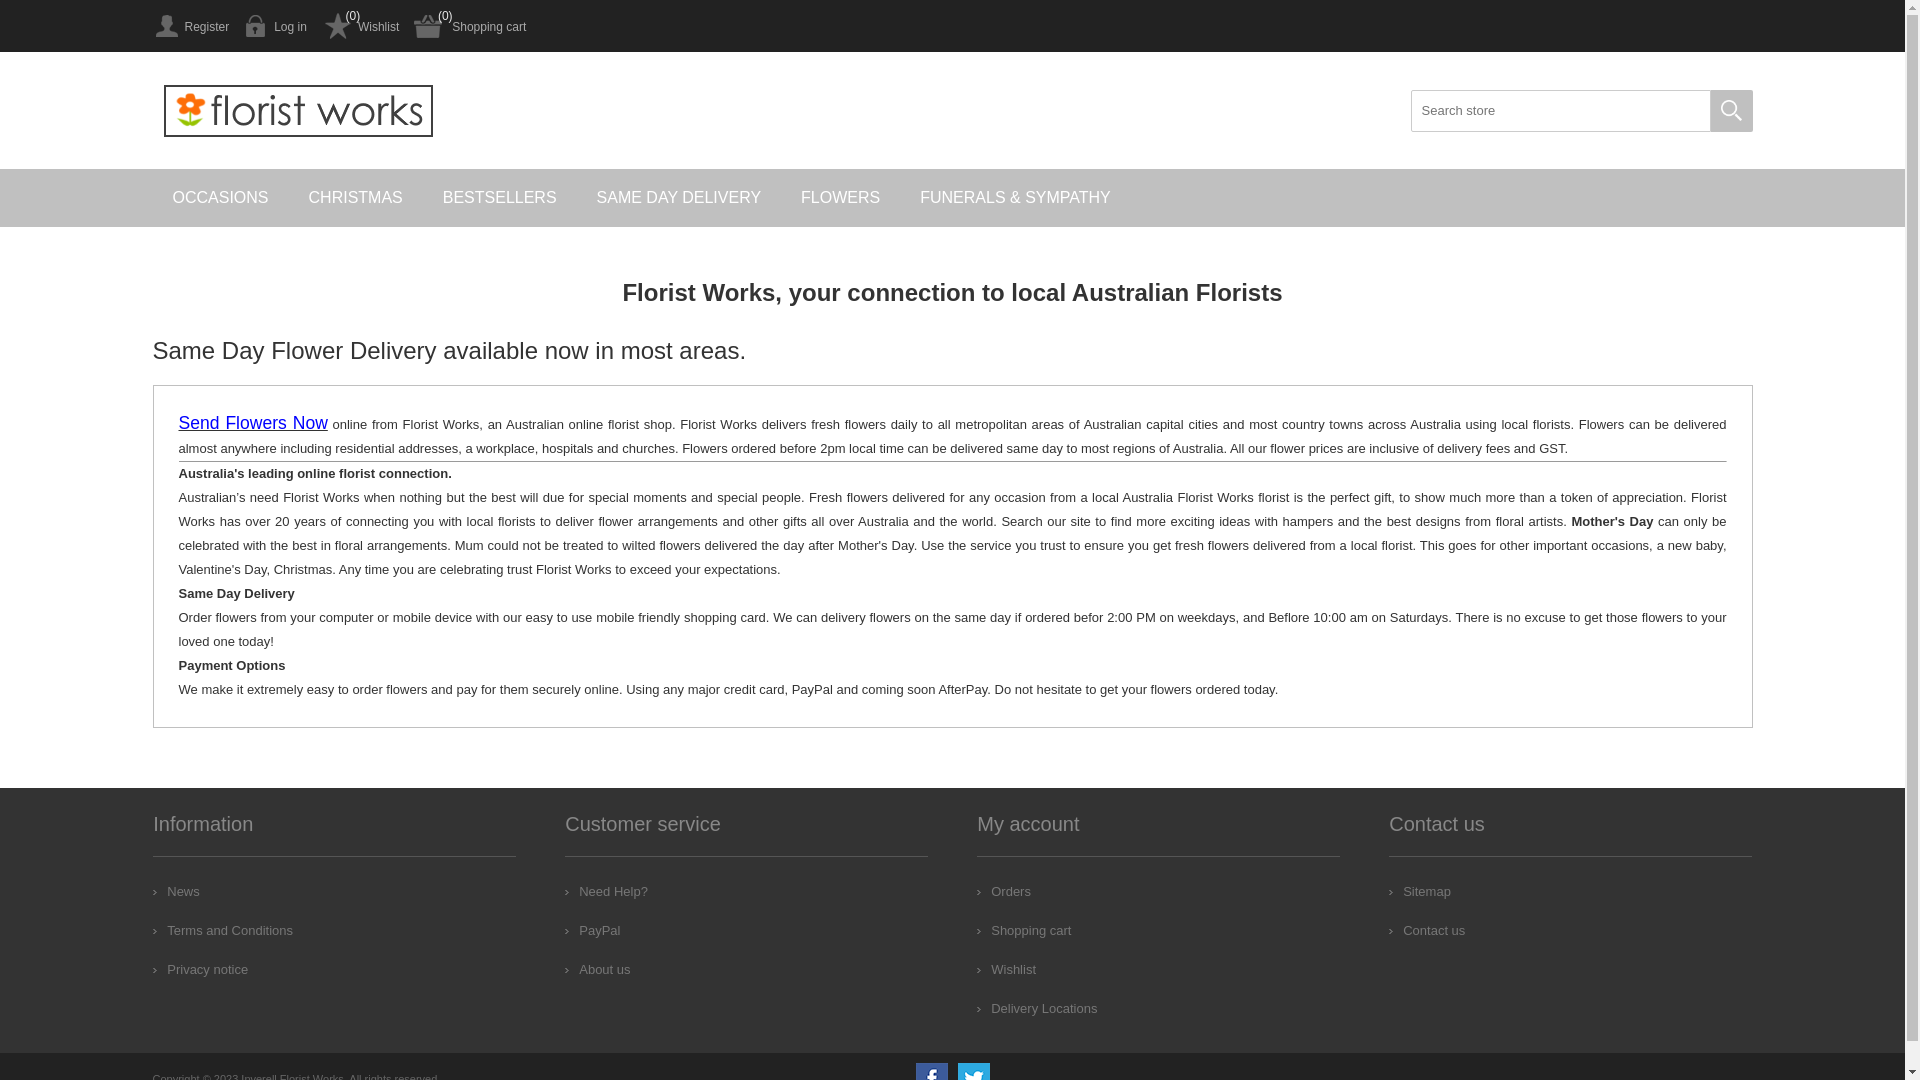  Describe the element at coordinates (564, 968) in the screenshot. I see `'About us'` at that location.